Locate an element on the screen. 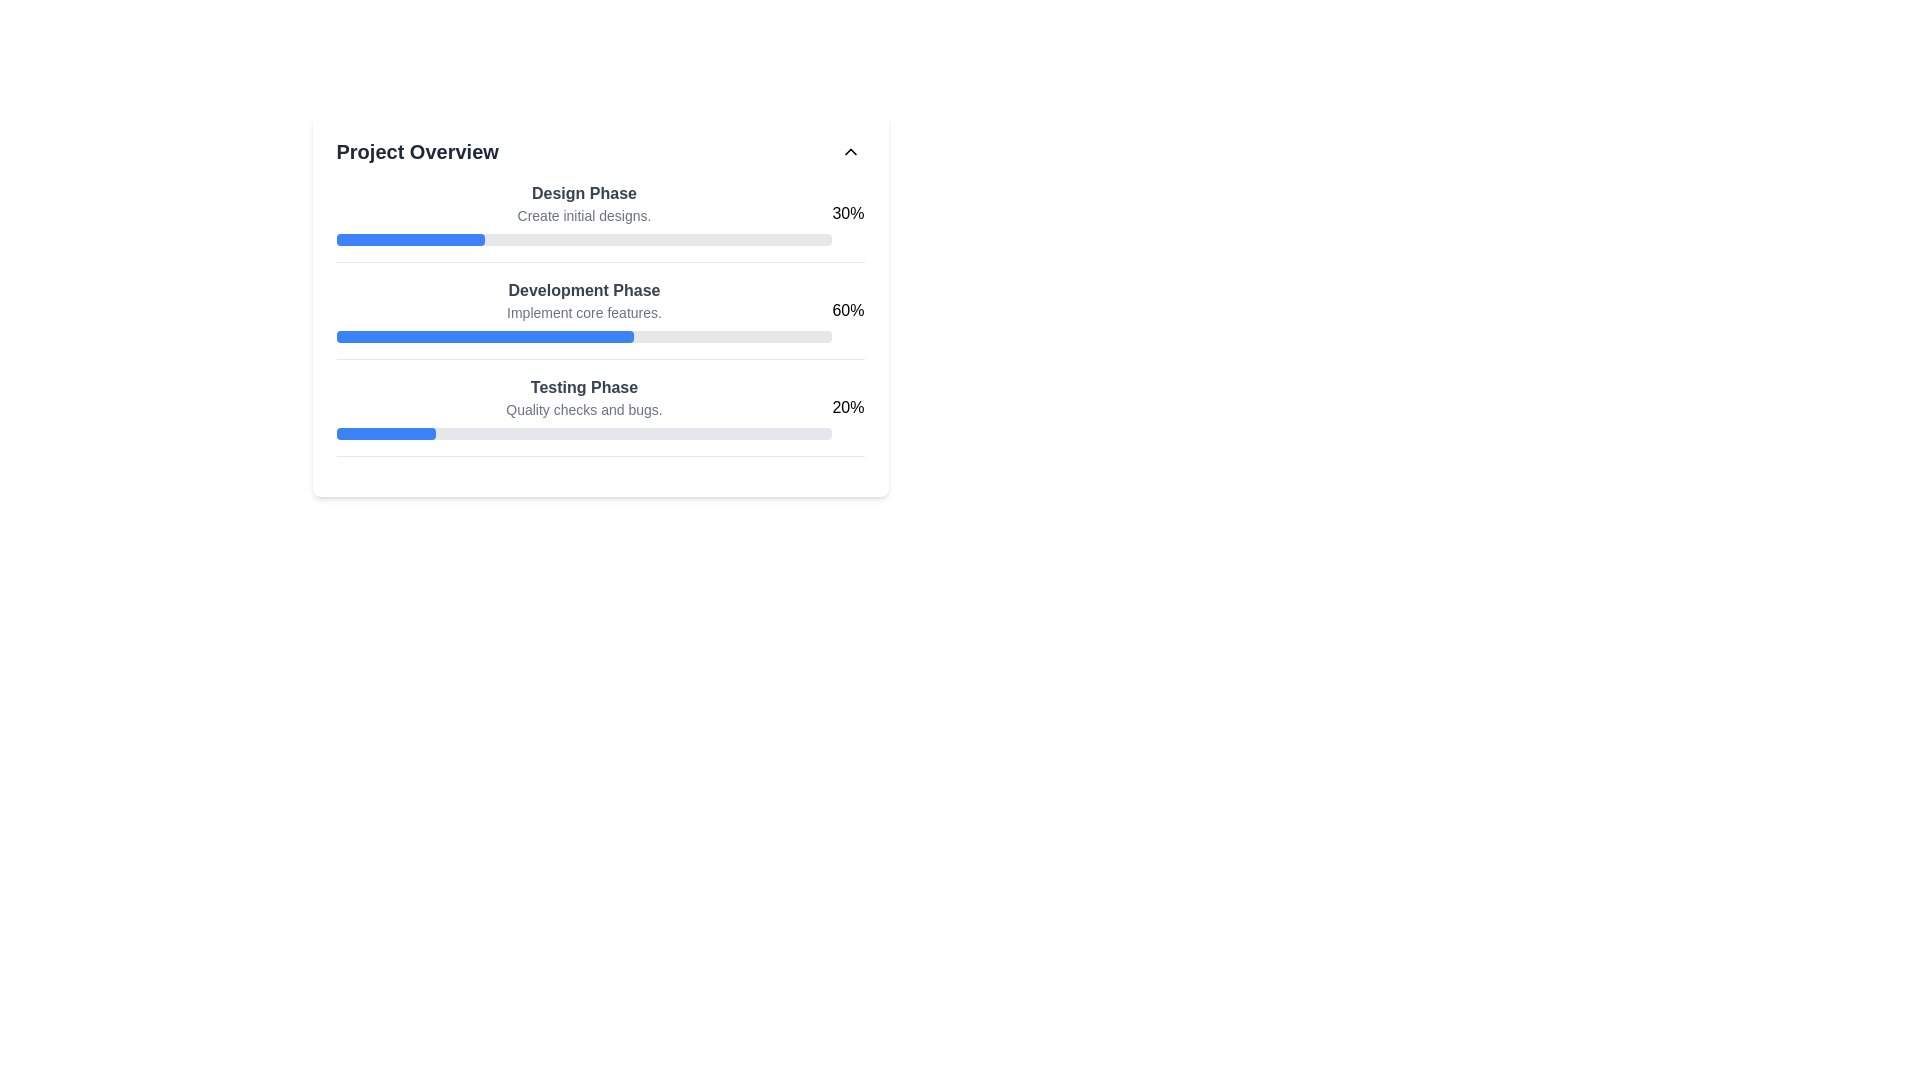 This screenshot has height=1080, width=1920. the Progress bar list element is located at coordinates (599, 318).